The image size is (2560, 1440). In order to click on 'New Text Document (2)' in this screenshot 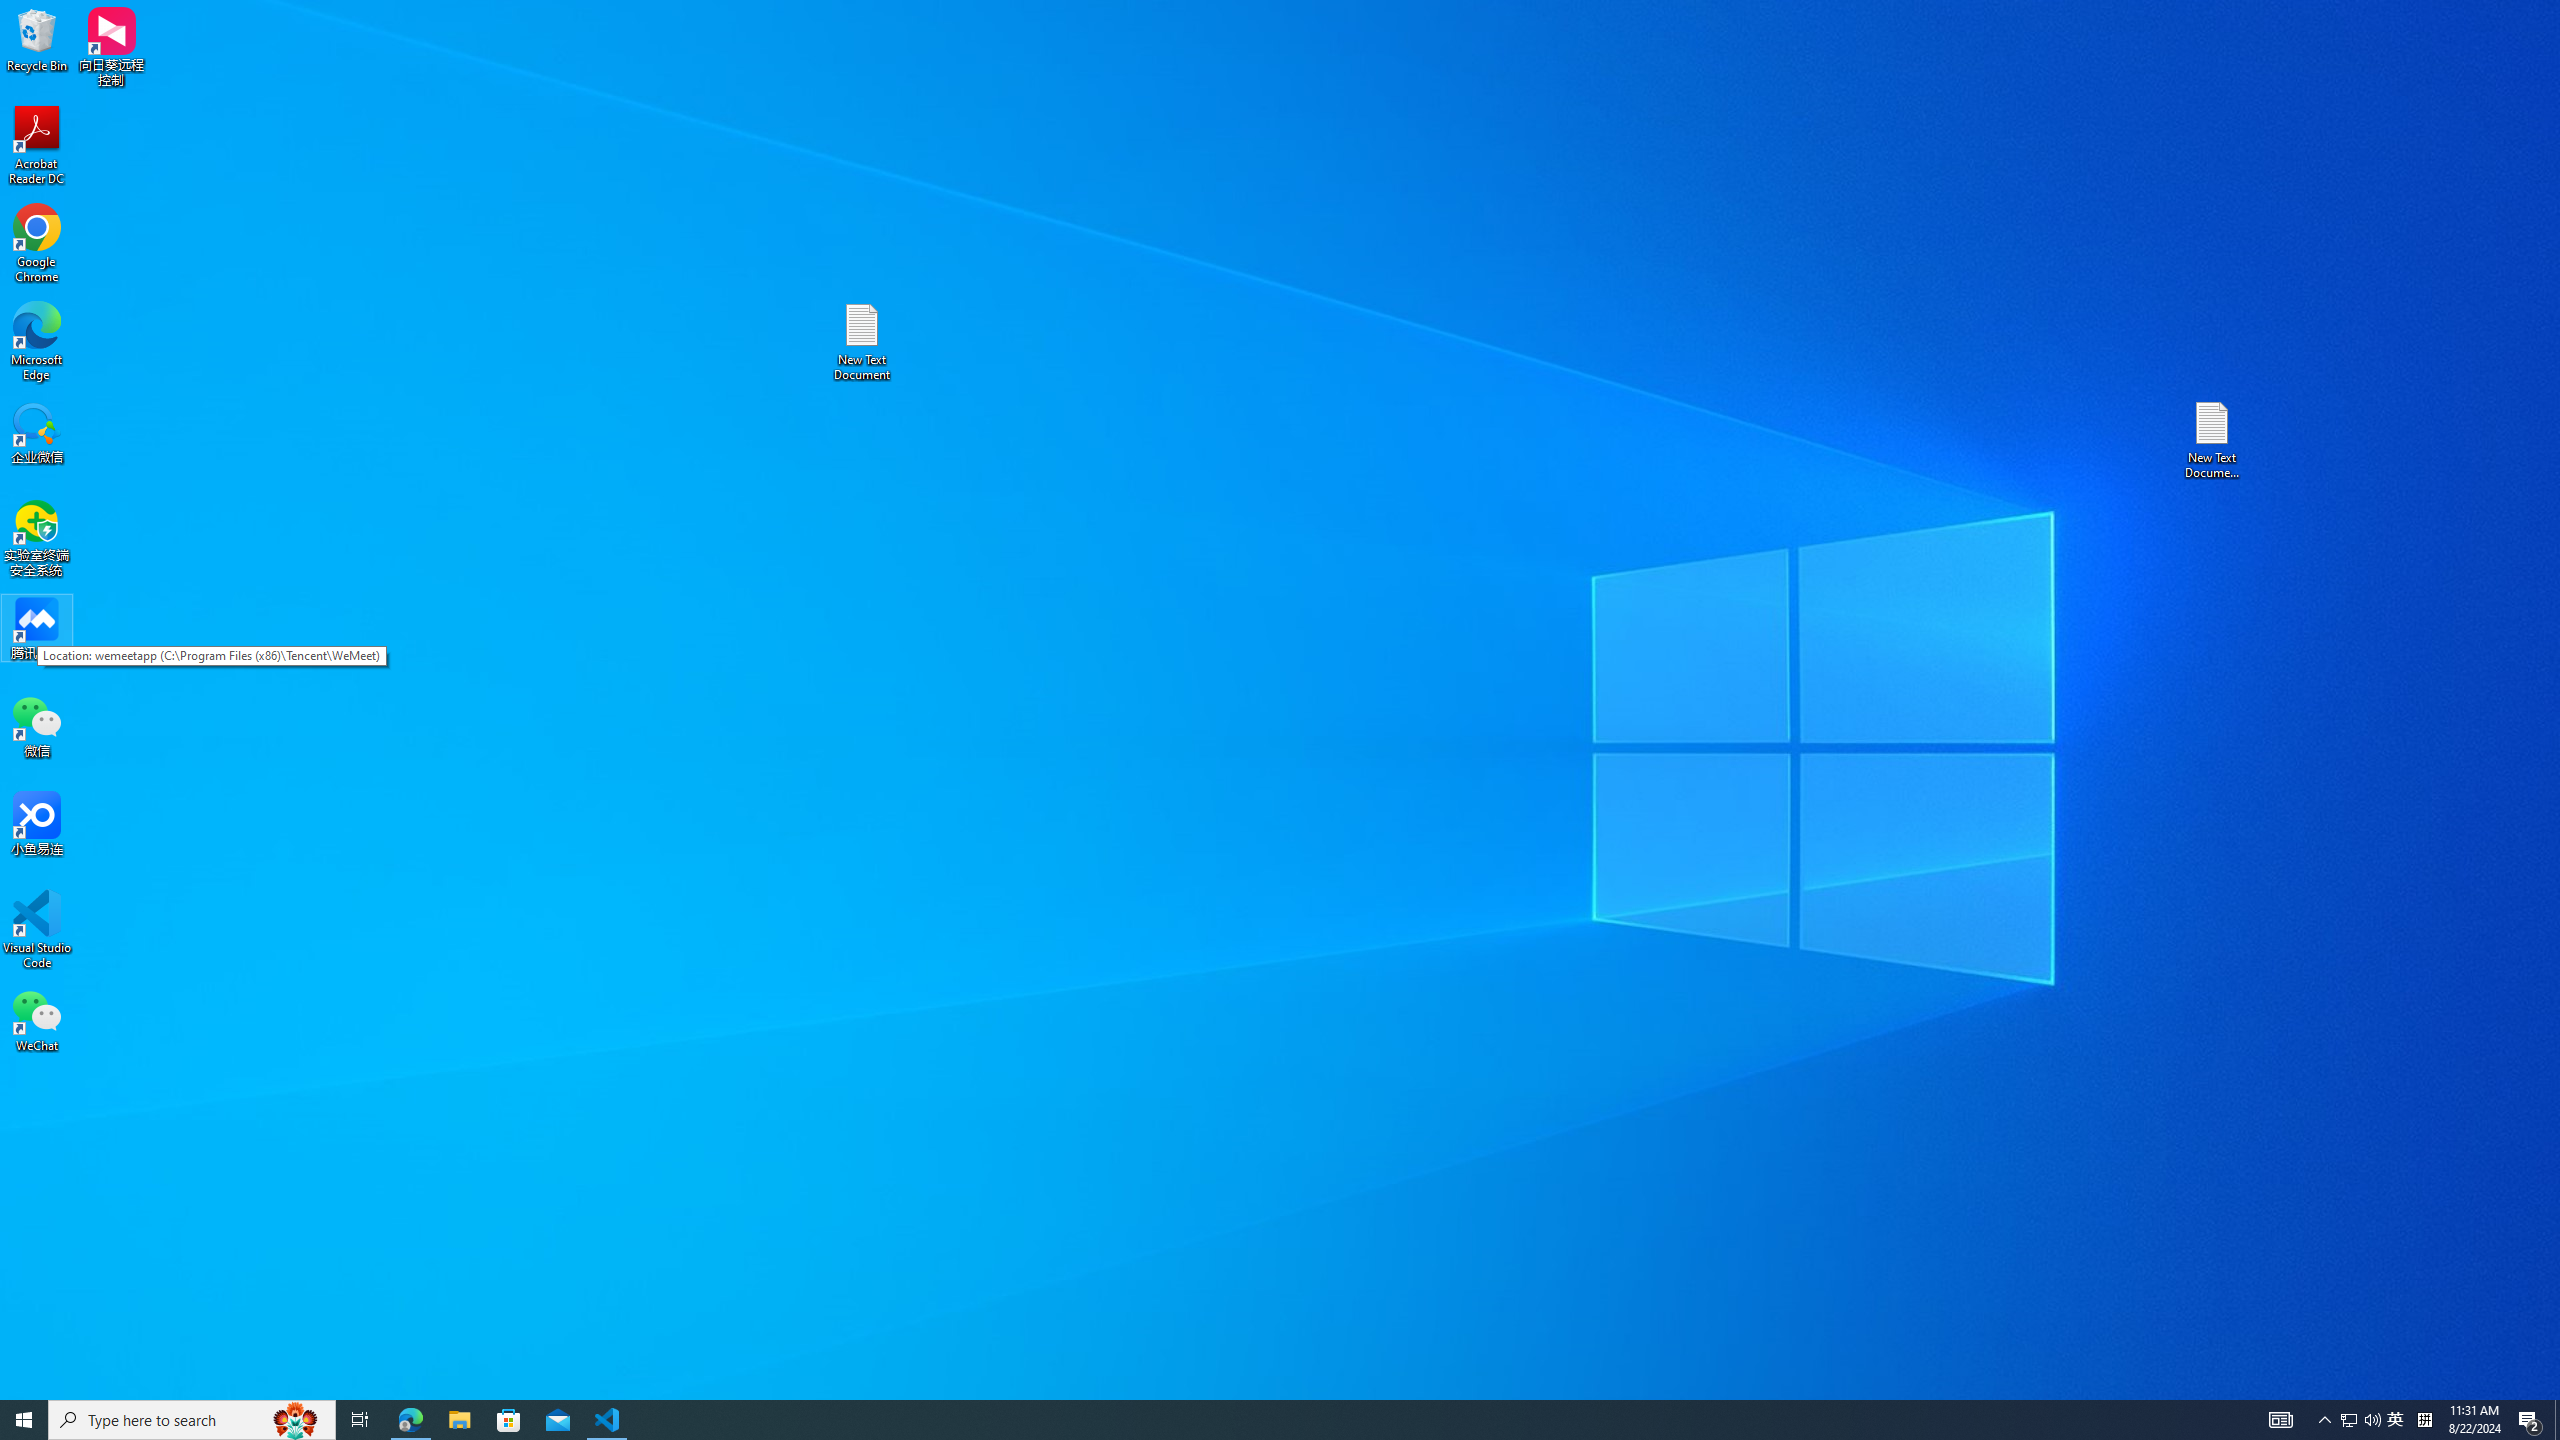, I will do `click(2213, 438)`.